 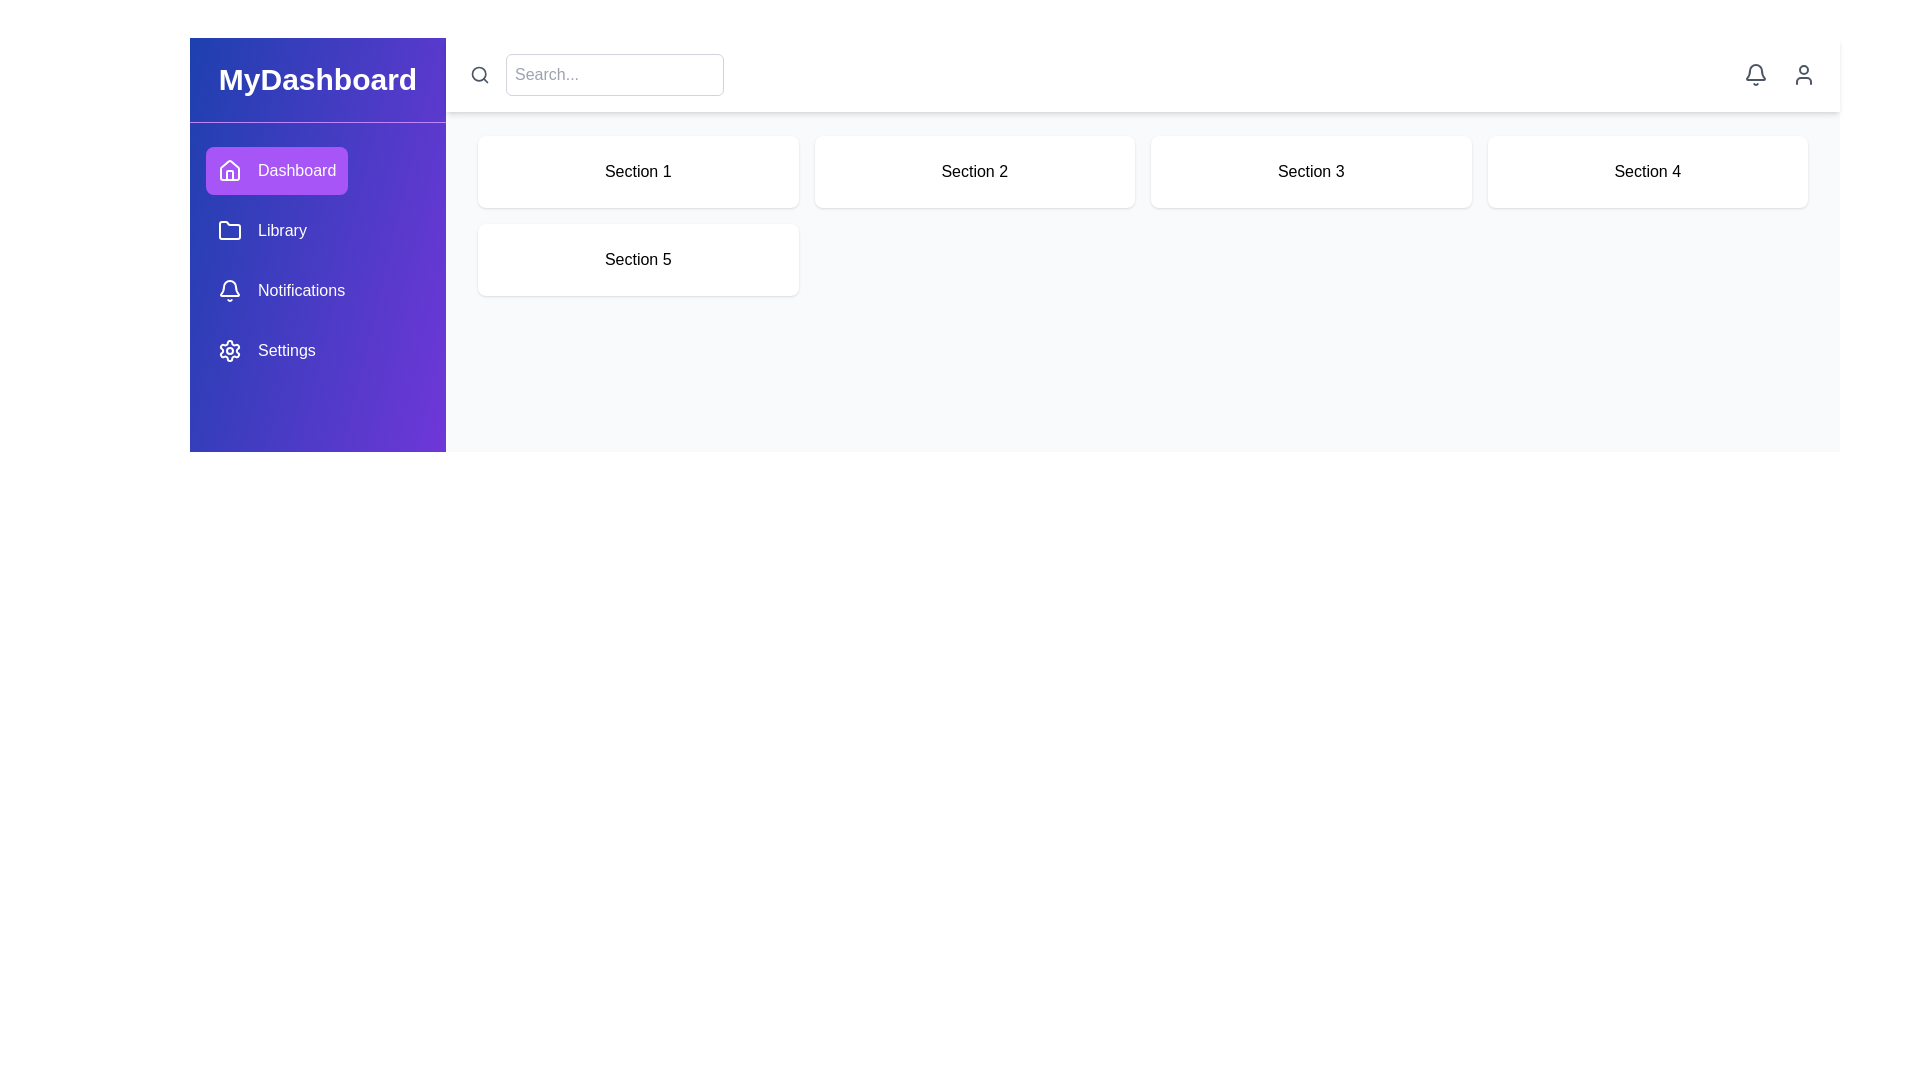 I want to click on the 'Library' navigation button located in the second position of the vertical navigation bar, so click(x=261, y=230).